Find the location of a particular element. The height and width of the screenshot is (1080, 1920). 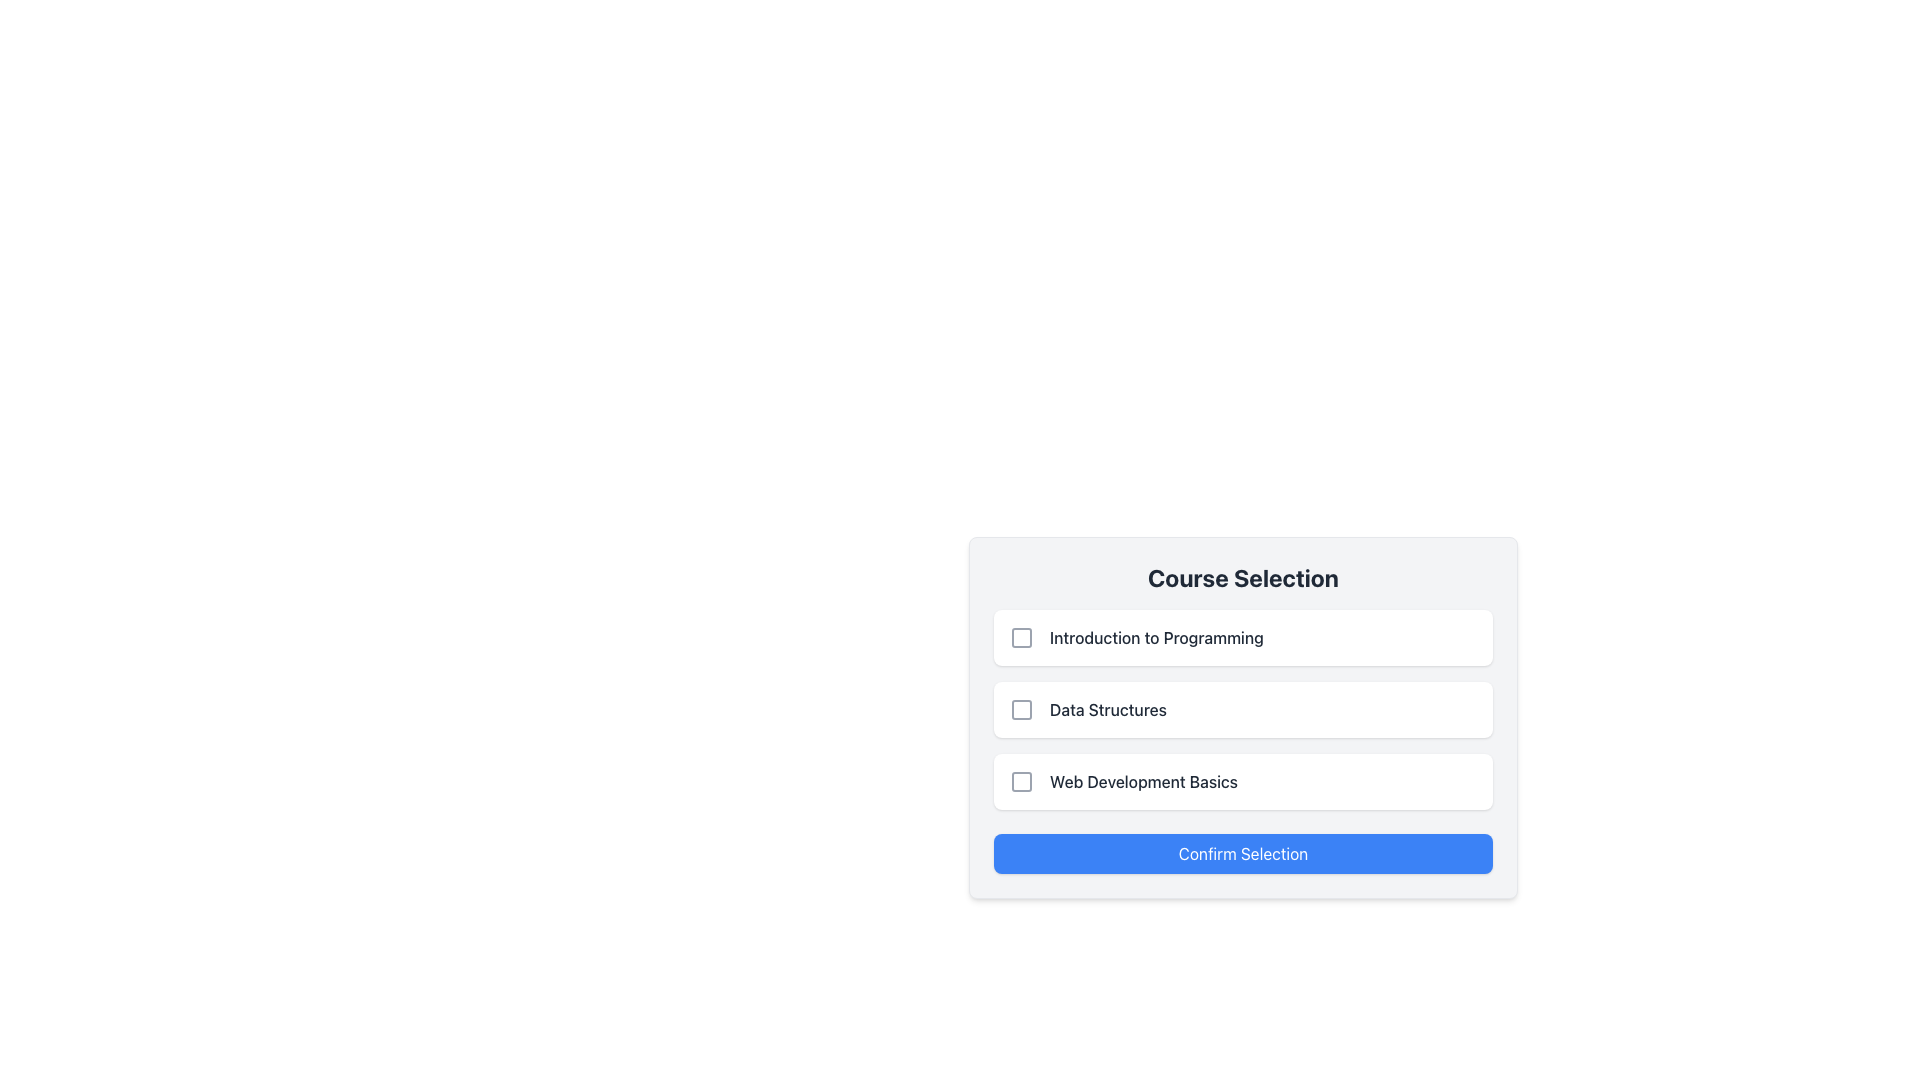

the third text label in the 'Course Selection' panel is located at coordinates (1143, 781).